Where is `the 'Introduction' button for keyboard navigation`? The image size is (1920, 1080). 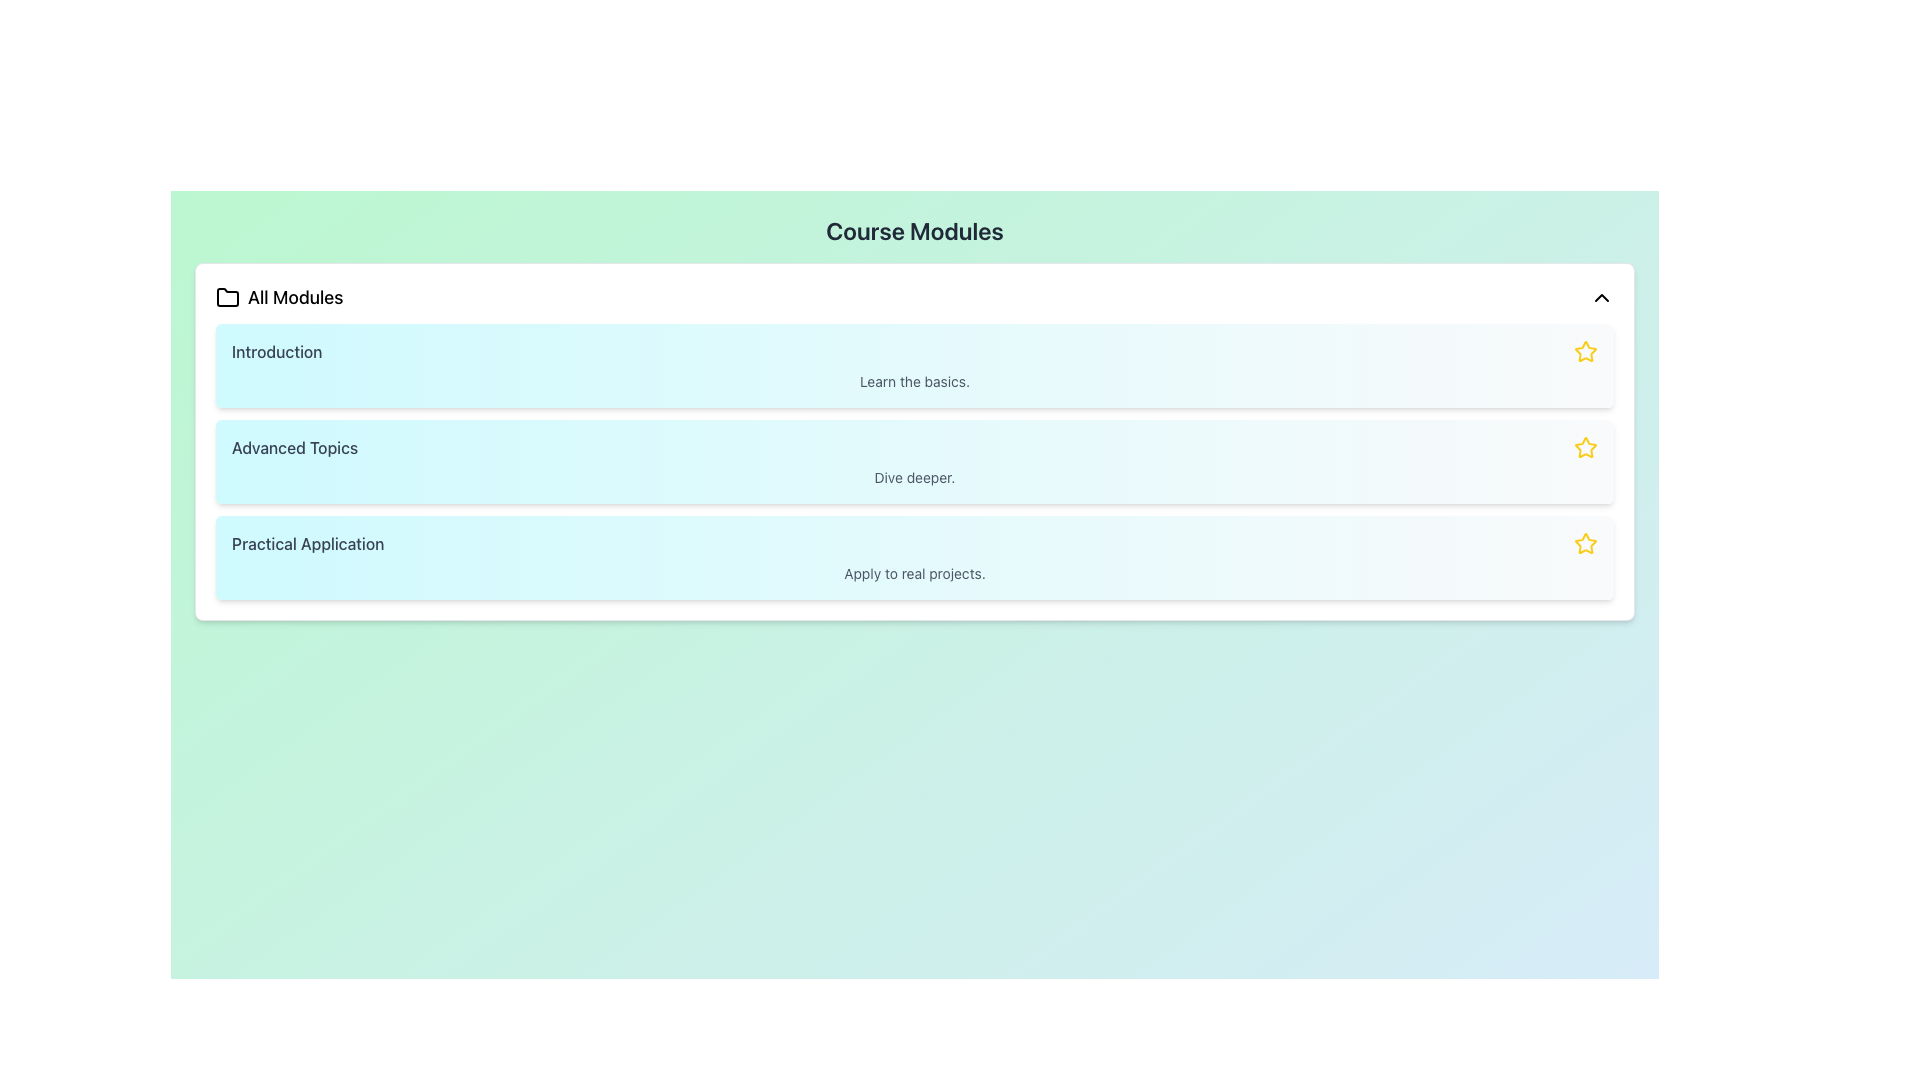 the 'Introduction' button for keyboard navigation is located at coordinates (914, 366).